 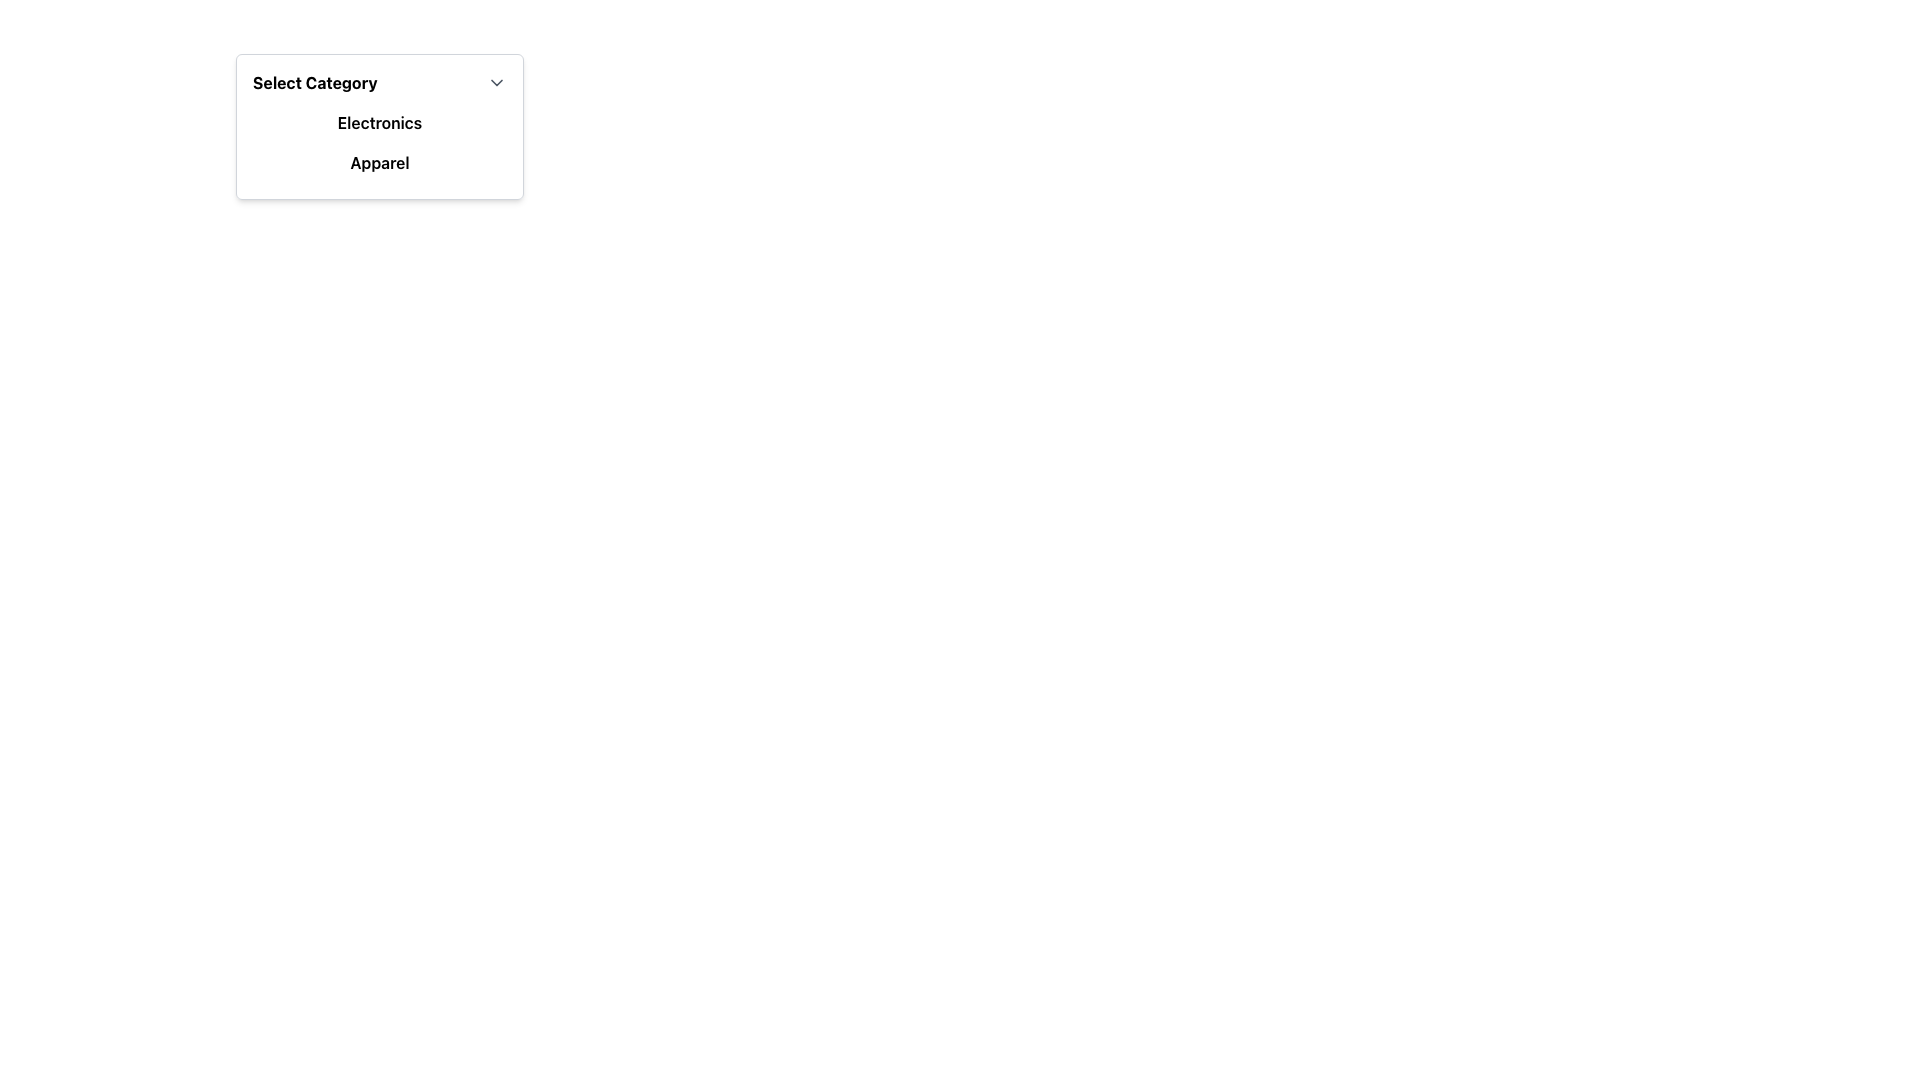 What do you see at coordinates (379, 123) in the screenshot?
I see `the 'Electronics' category button in the dropdown menu` at bounding box center [379, 123].